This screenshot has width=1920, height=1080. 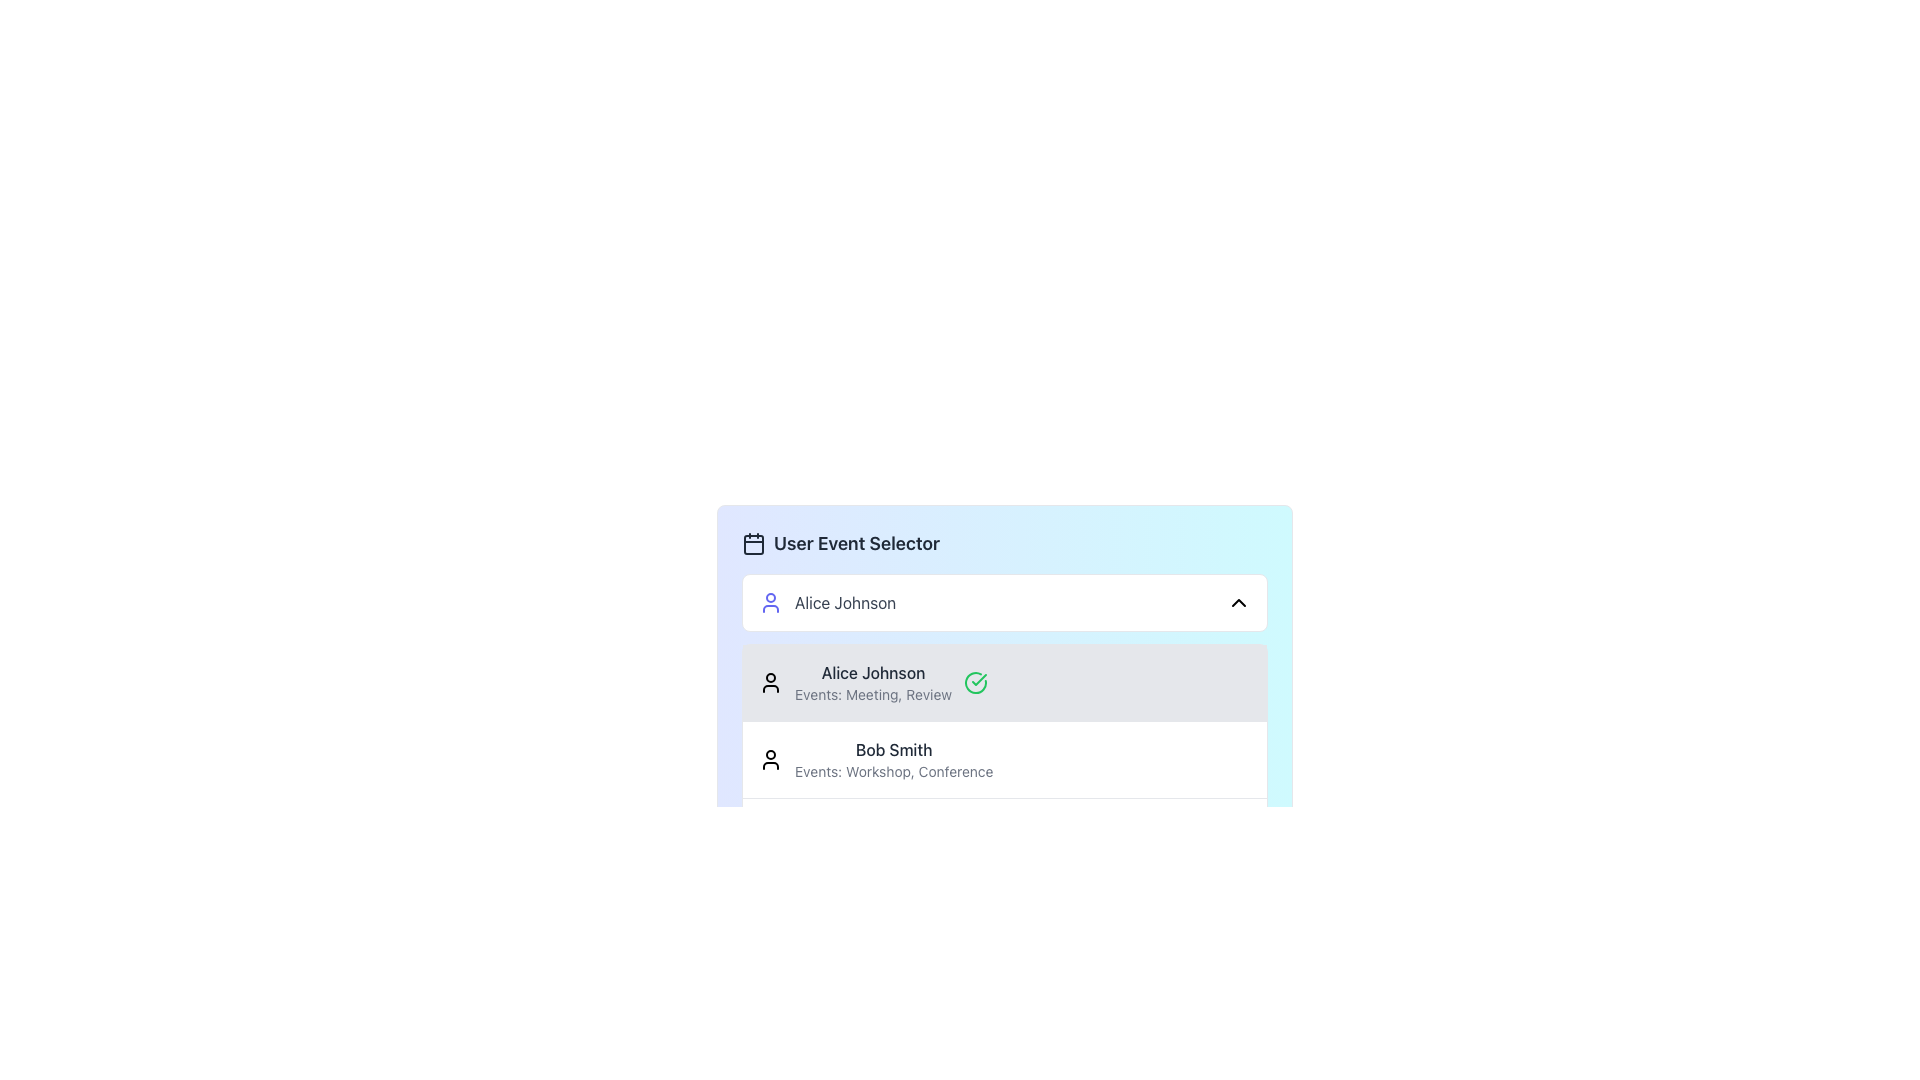 I want to click on the interactive label displaying the name 'Alice Johnson', so click(x=827, y=601).